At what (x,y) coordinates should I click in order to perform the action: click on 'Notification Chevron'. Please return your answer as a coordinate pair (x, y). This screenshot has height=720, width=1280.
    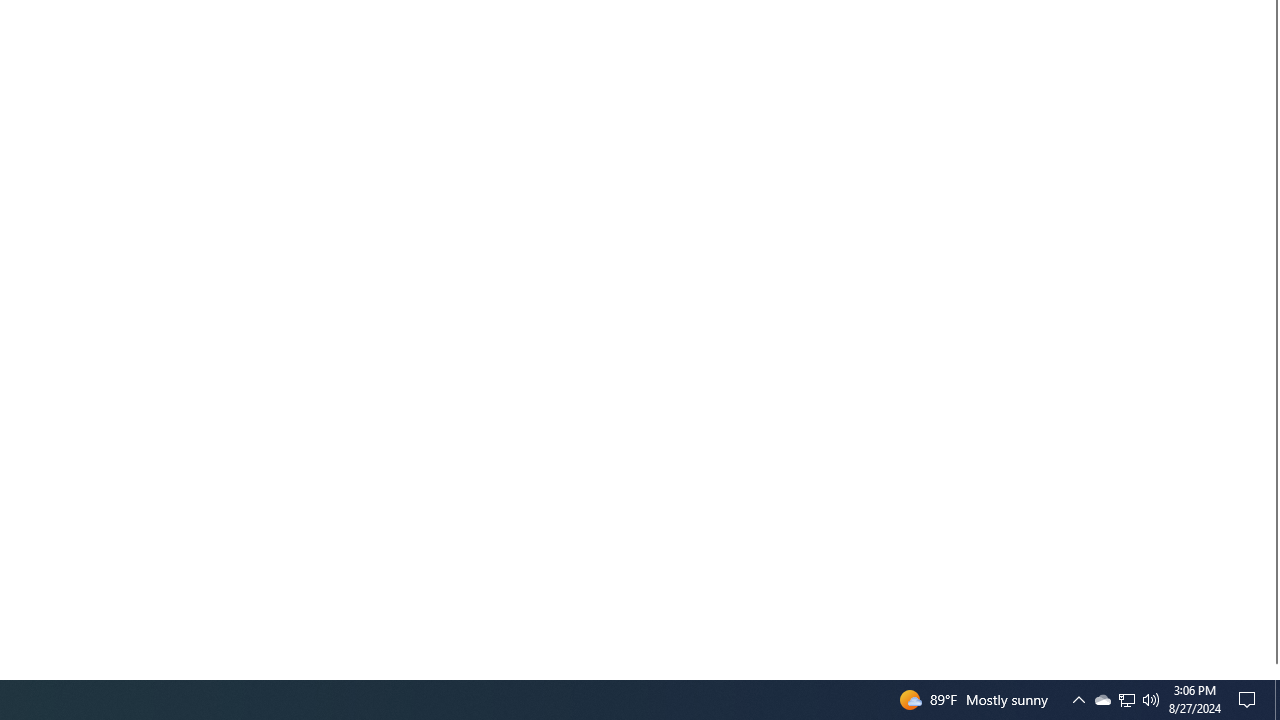
    Looking at the image, I should click on (1078, 698).